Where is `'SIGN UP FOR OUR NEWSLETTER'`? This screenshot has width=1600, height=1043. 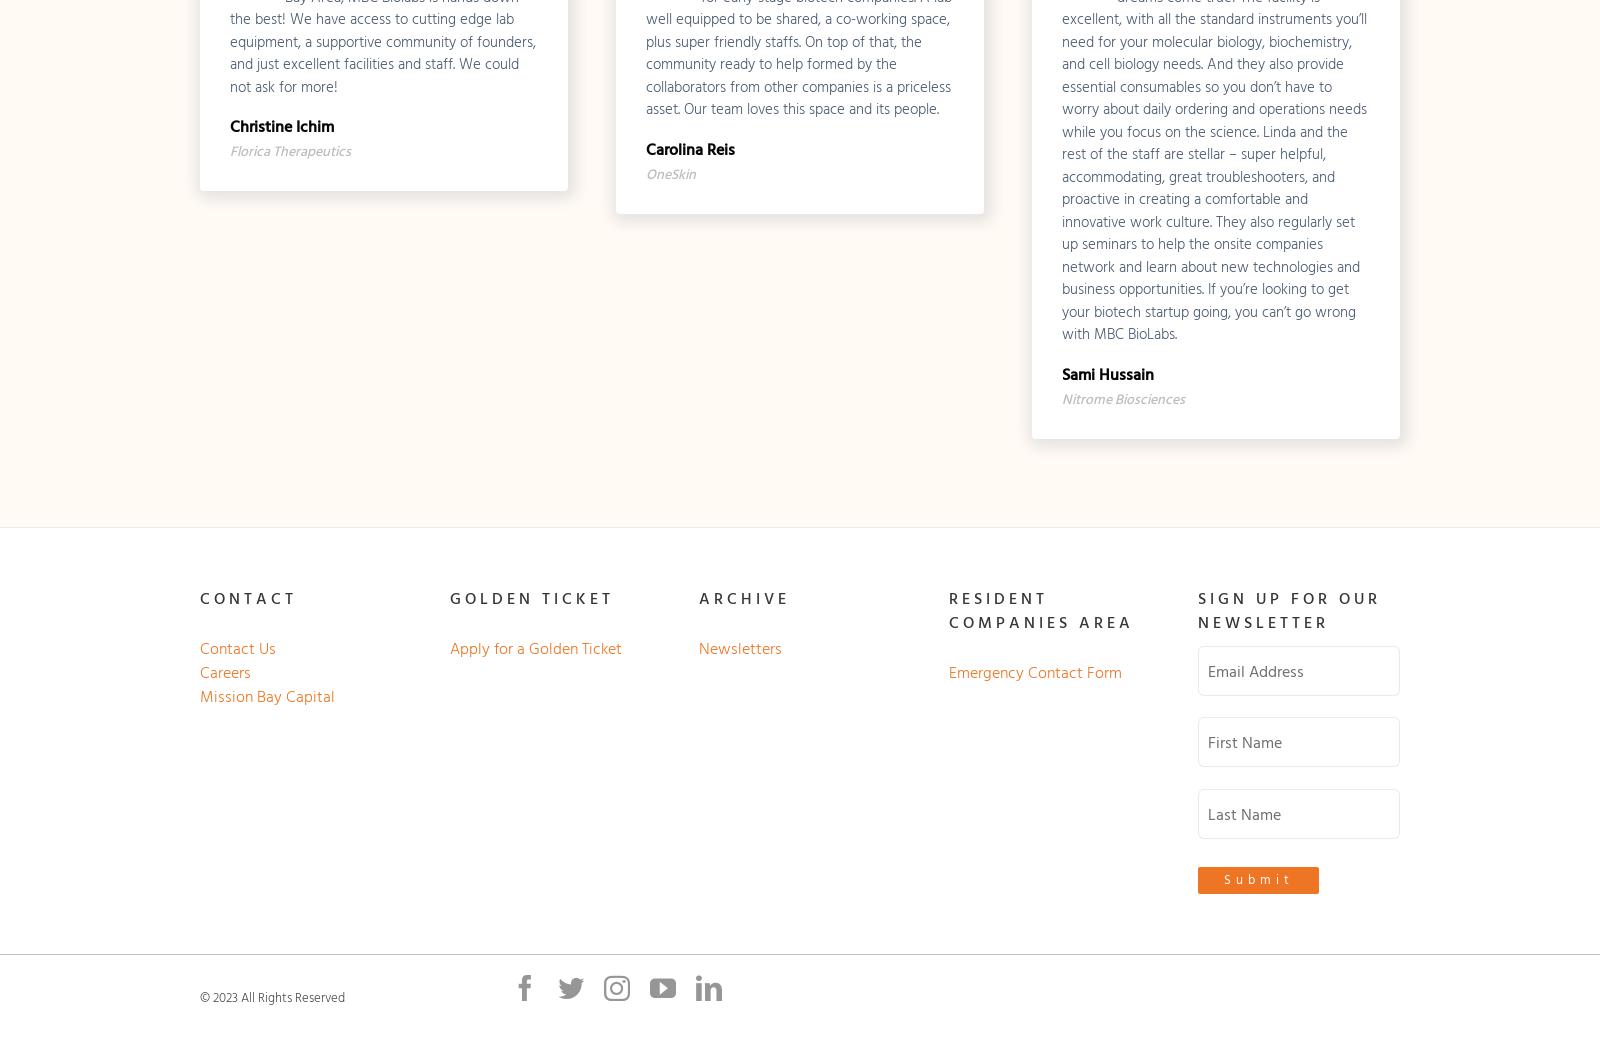 'SIGN UP FOR OUR NEWSLETTER' is located at coordinates (1288, 609).